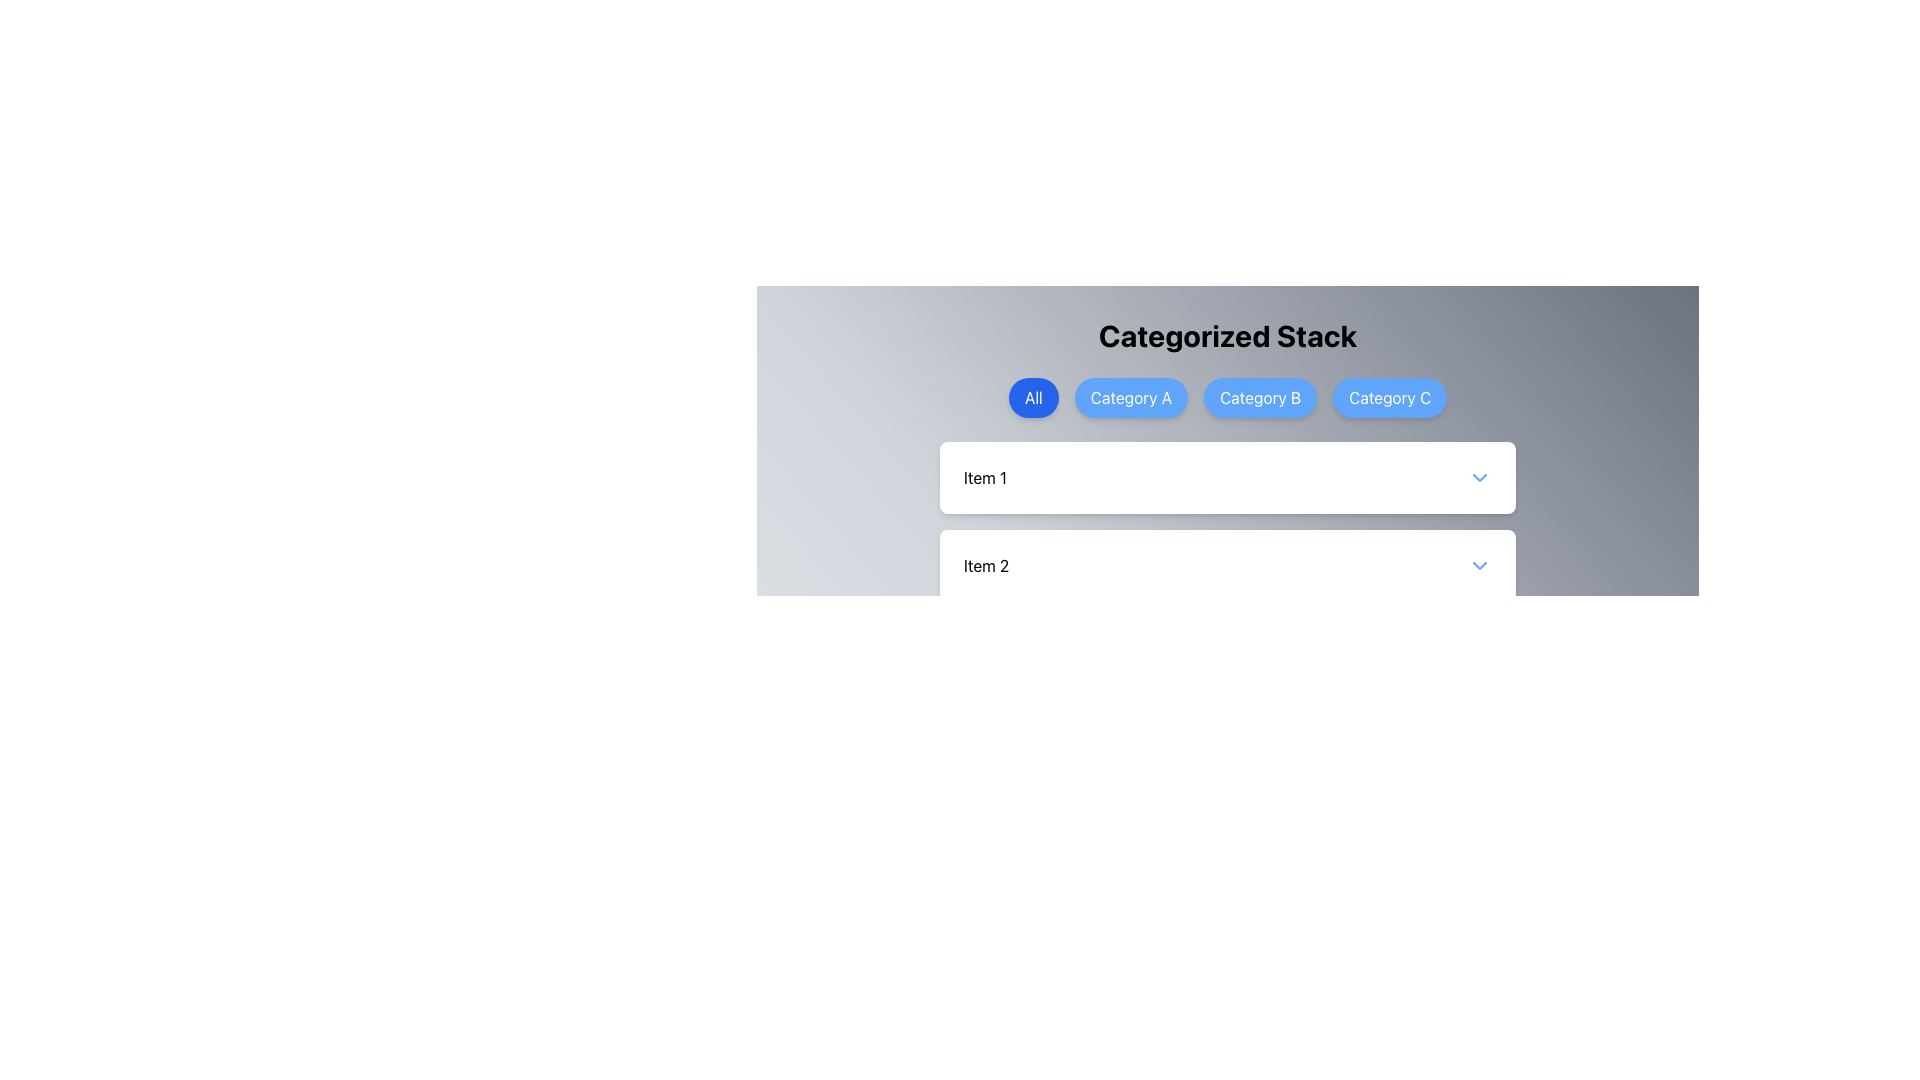  I want to click on the section header text that serves as a context or description for the subsequent categories and items, so click(1227, 334).